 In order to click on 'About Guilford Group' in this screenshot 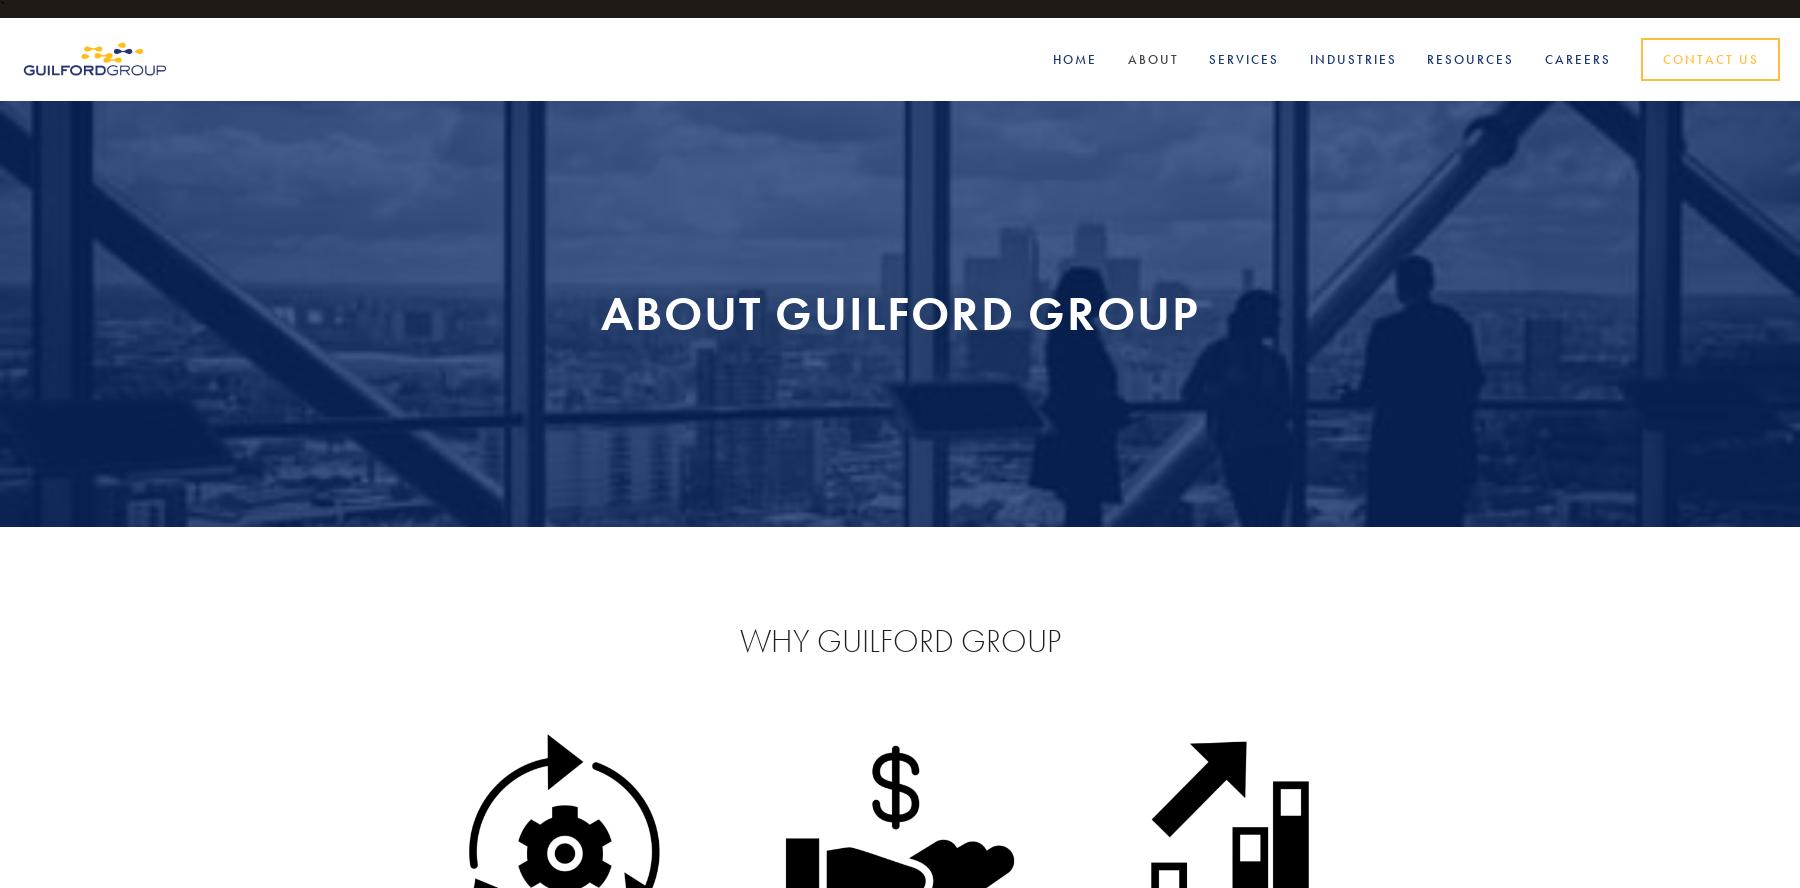, I will do `click(899, 312)`.